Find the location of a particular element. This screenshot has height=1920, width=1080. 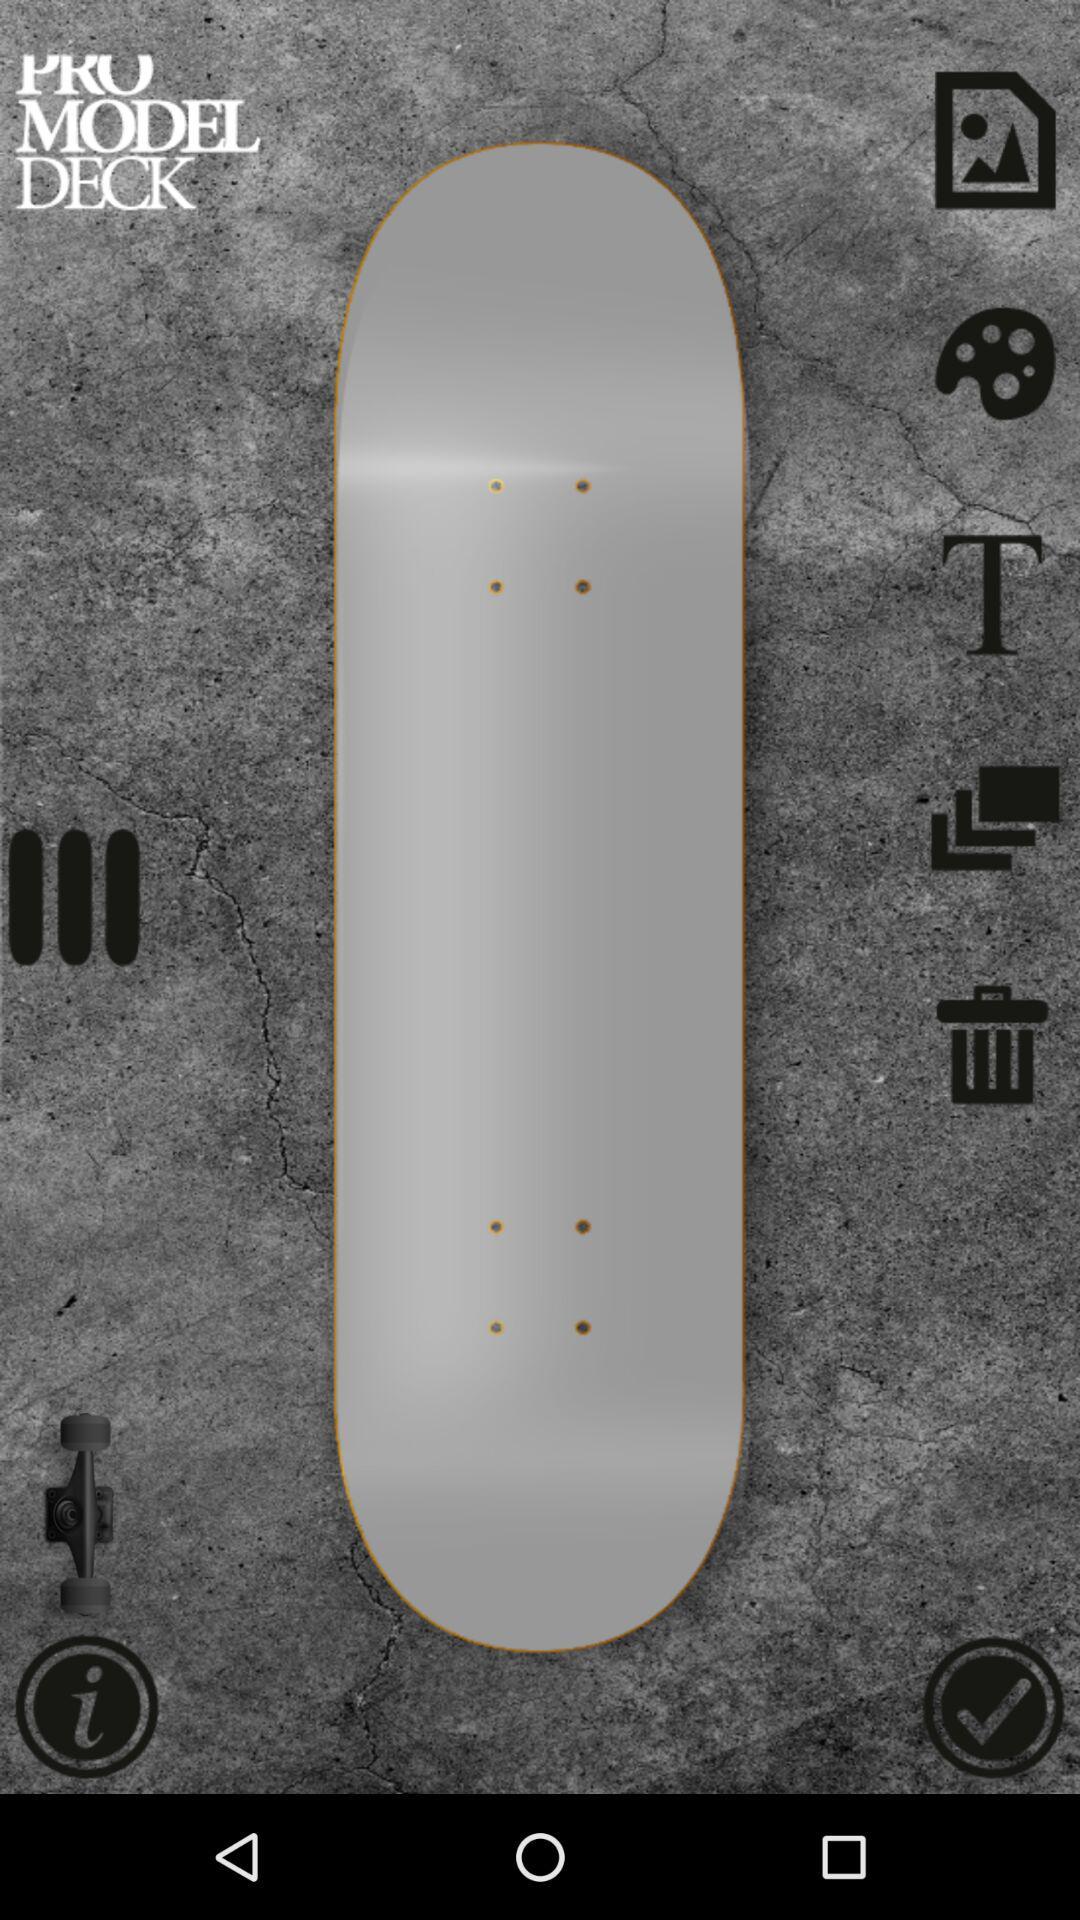

the delete icon is located at coordinates (992, 1122).